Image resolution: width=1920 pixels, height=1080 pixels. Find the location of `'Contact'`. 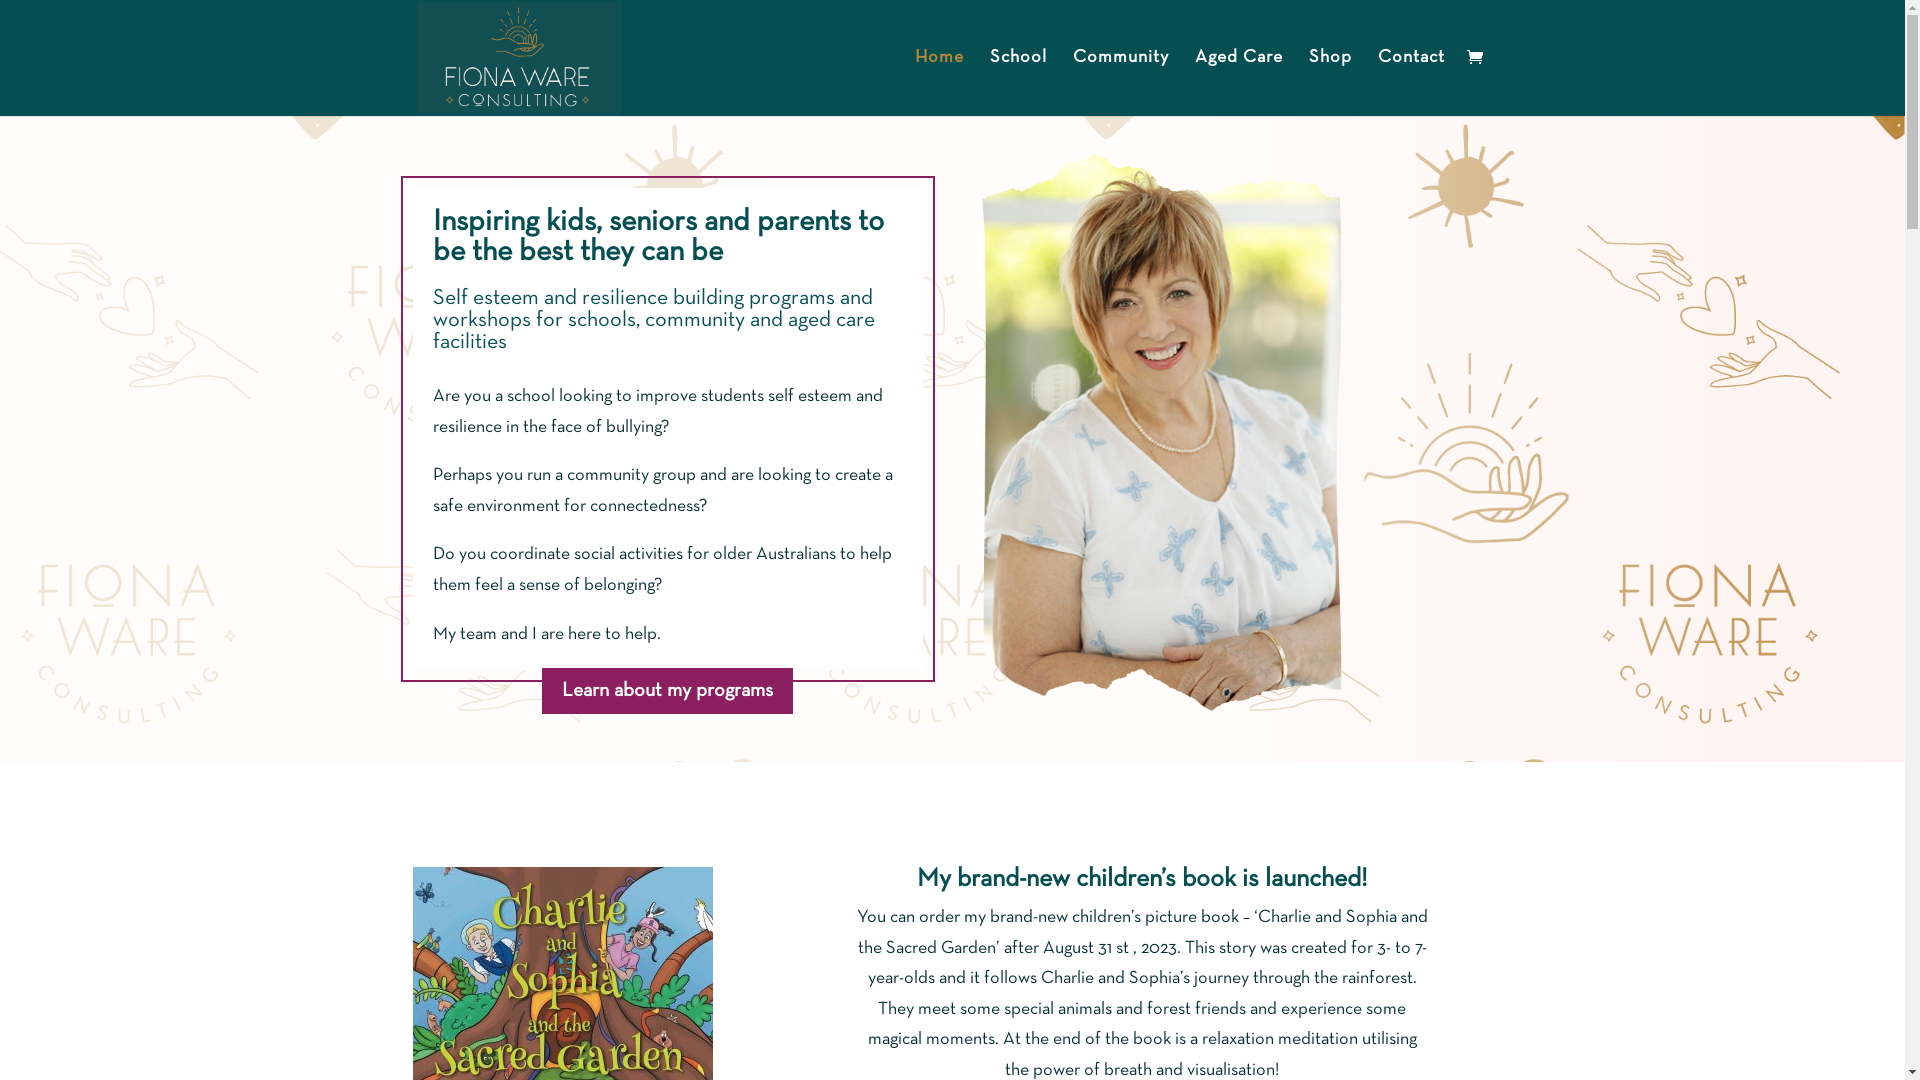

'Contact' is located at coordinates (1410, 82).